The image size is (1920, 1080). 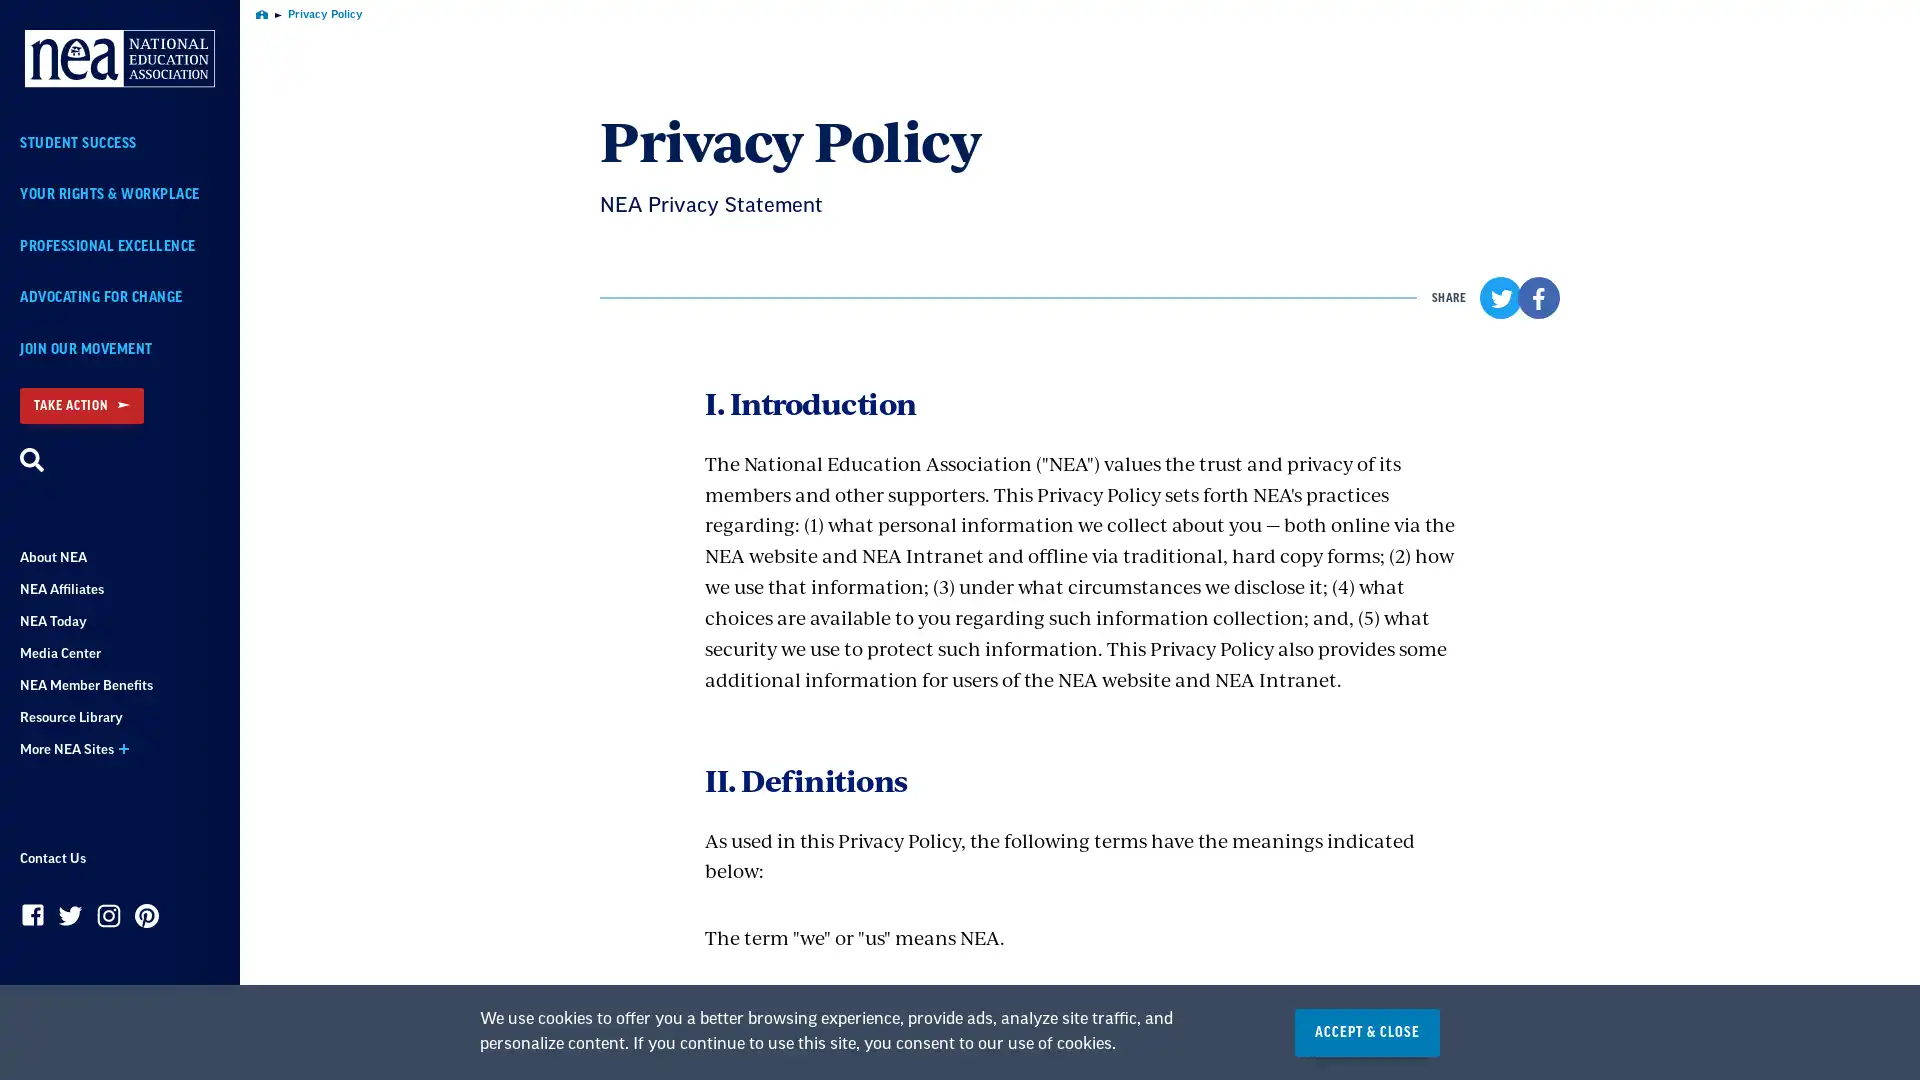 I want to click on ACCEPT & CLOSE, so click(x=1366, y=1032).